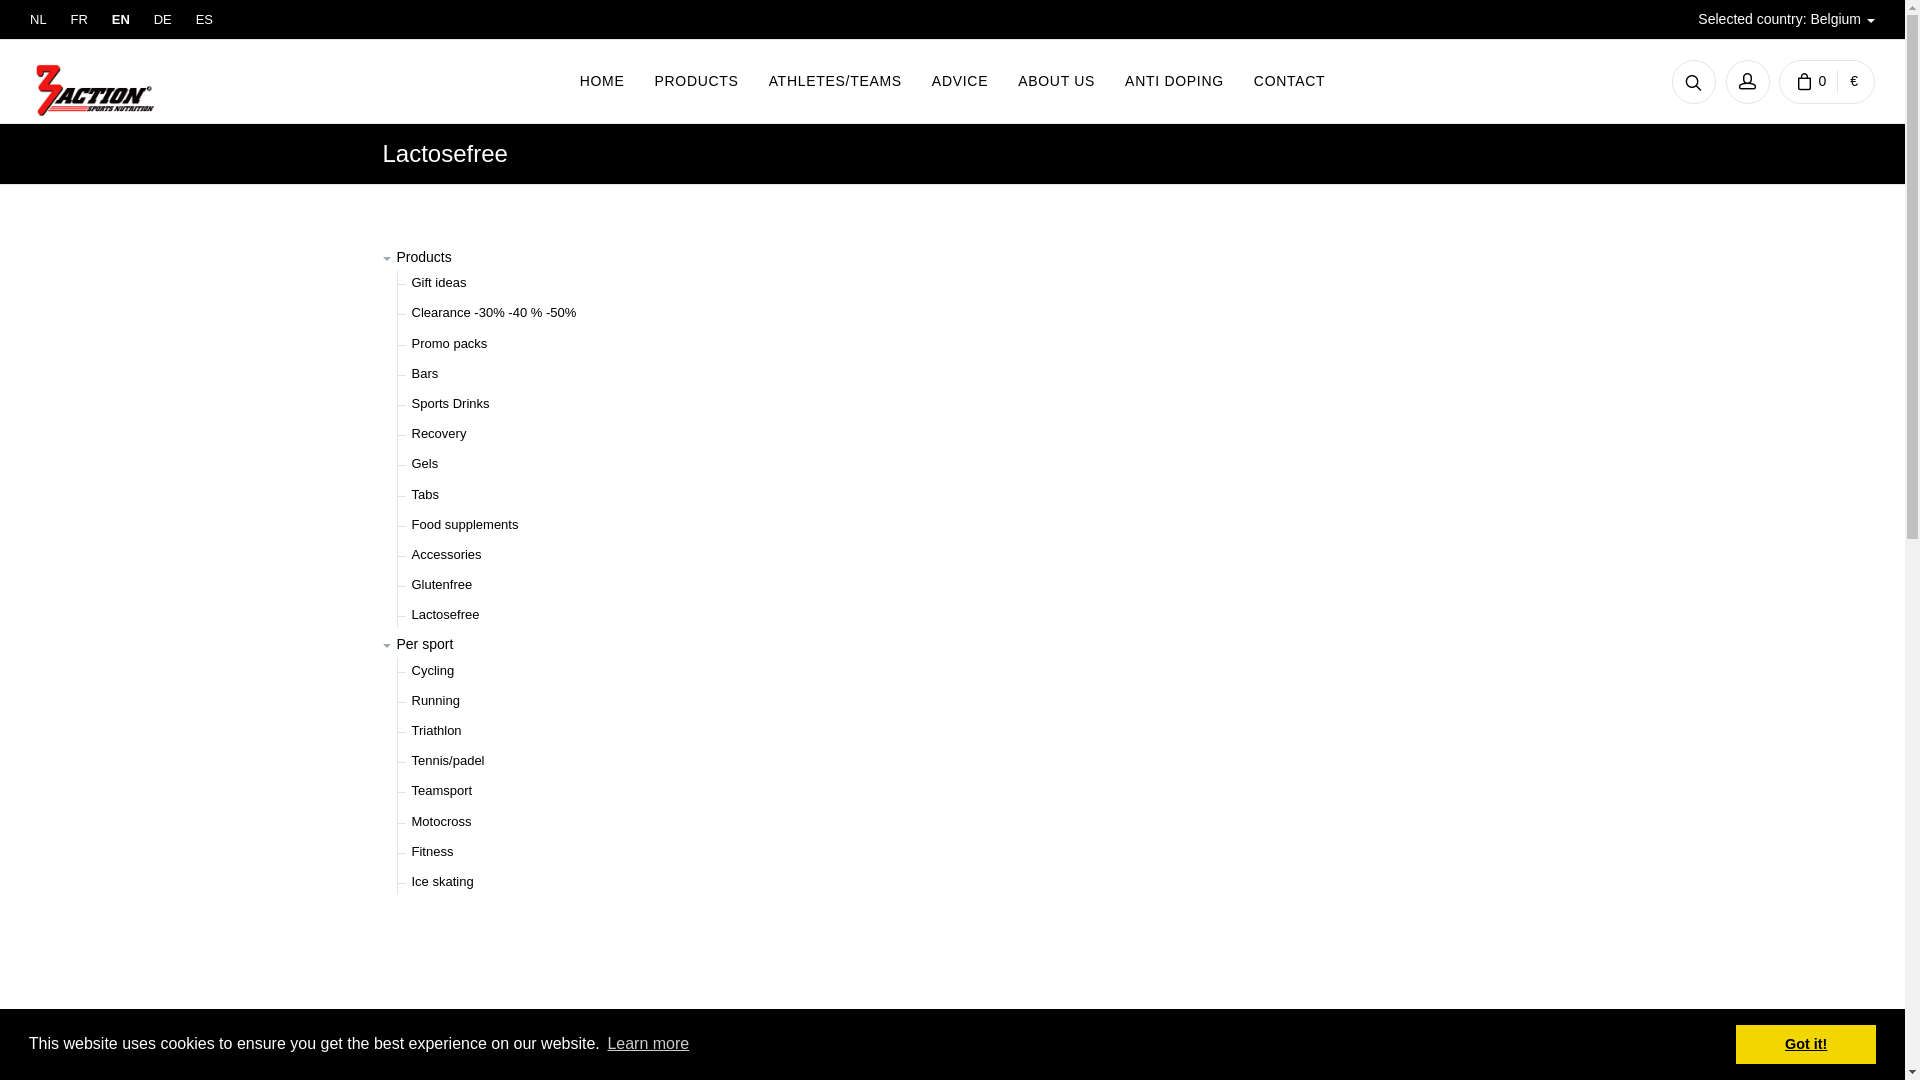 Image resolution: width=1920 pixels, height=1080 pixels. What do you see at coordinates (648, 1043) in the screenshot?
I see `'Learn more'` at bounding box center [648, 1043].